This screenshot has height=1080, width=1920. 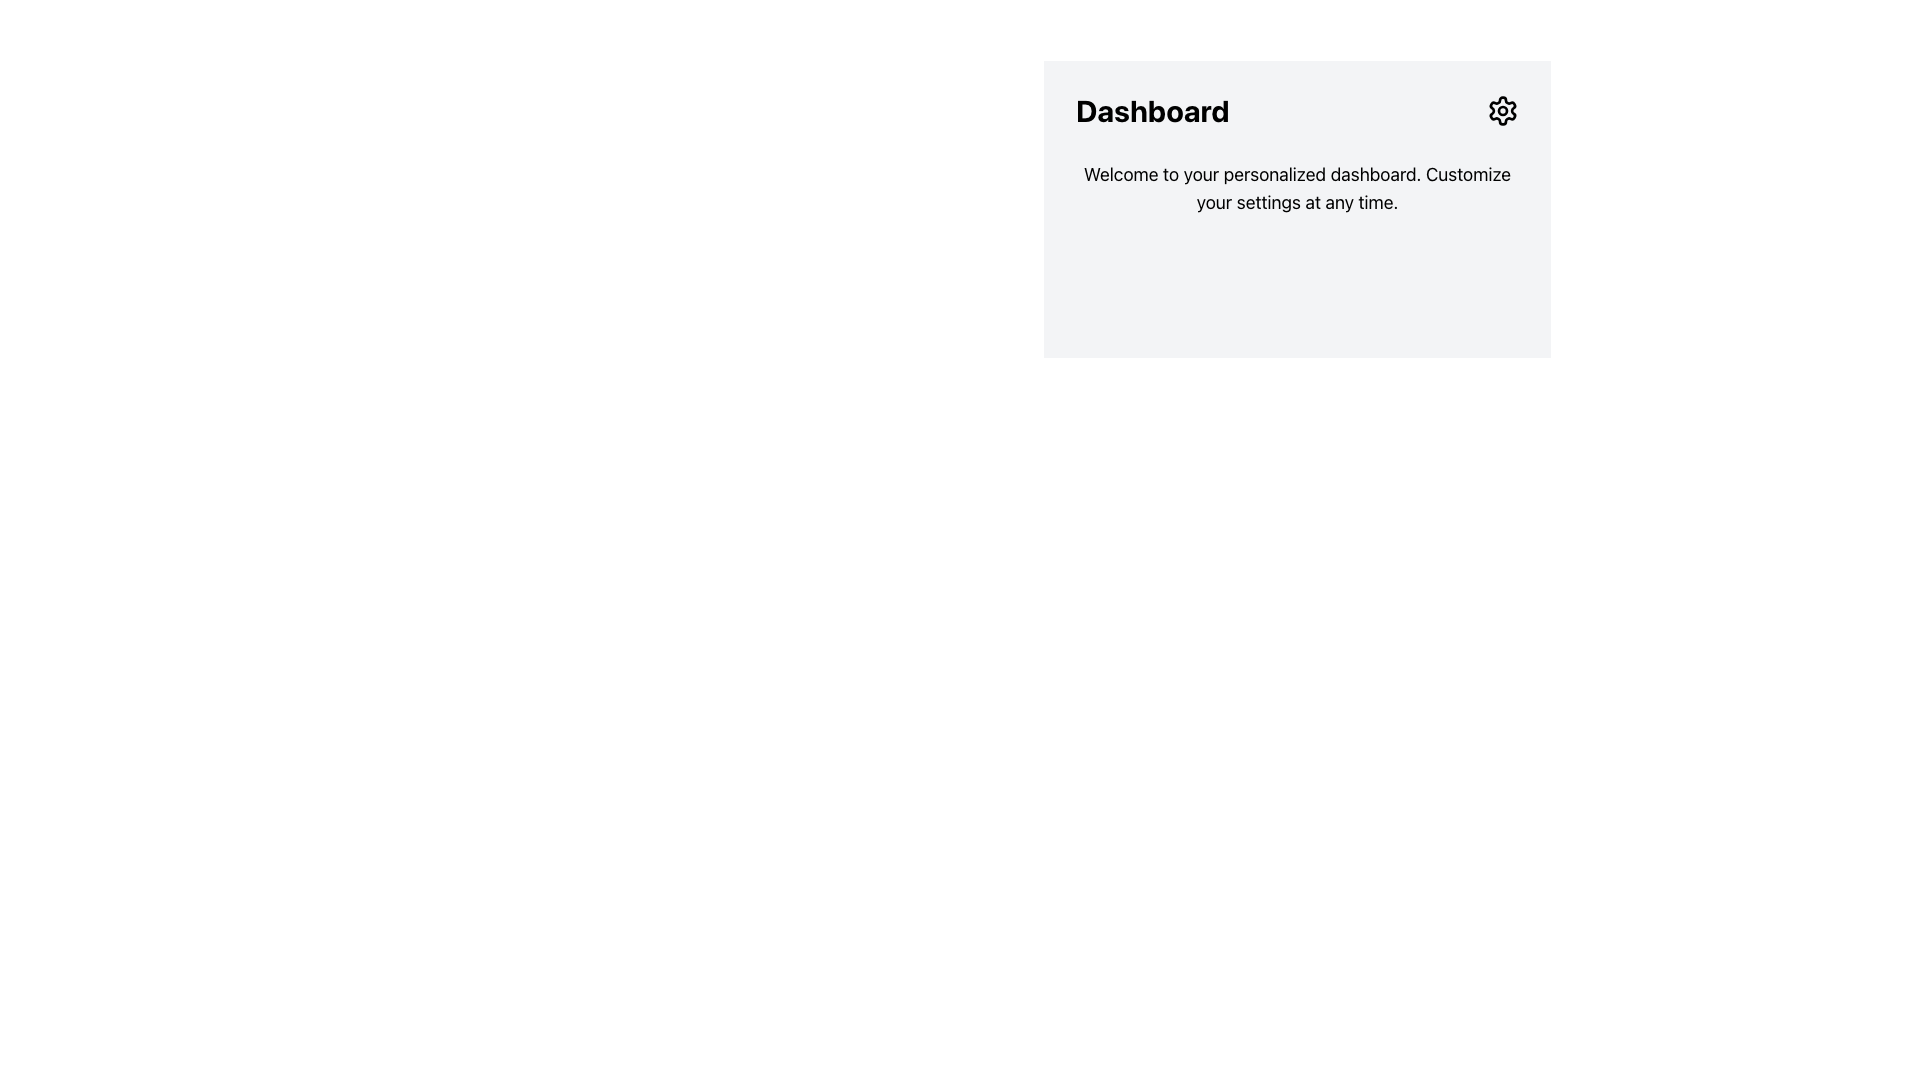 What do you see at coordinates (1152, 111) in the screenshot?
I see `the large, bold text label 'Dashboard' located at the upper left part of the section` at bounding box center [1152, 111].